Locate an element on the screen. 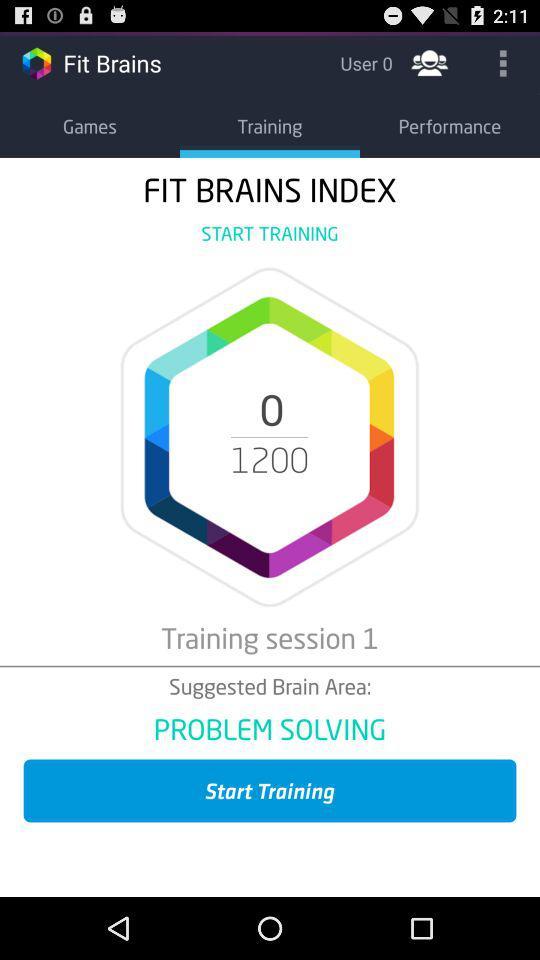  the item next to user 0 icon is located at coordinates (428, 62).